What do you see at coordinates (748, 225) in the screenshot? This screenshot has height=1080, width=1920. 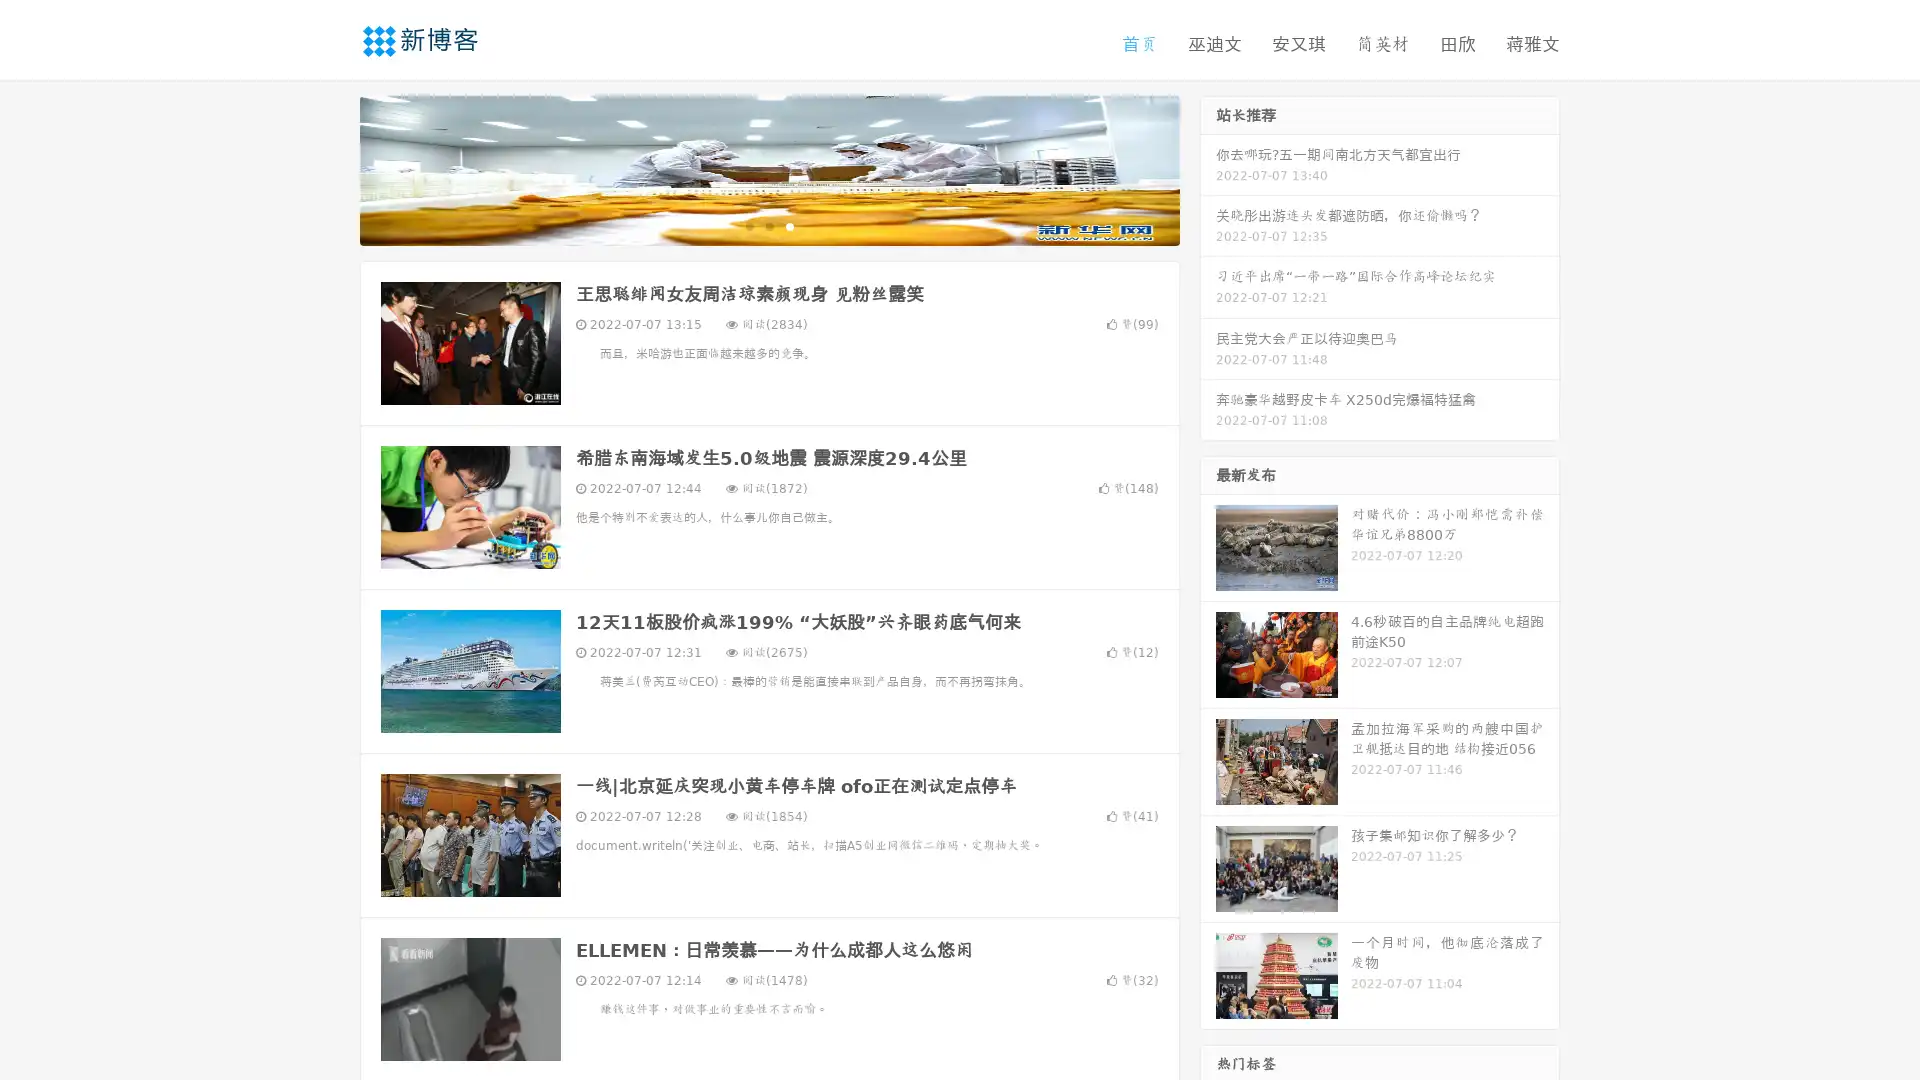 I see `Go to slide 1` at bounding box center [748, 225].